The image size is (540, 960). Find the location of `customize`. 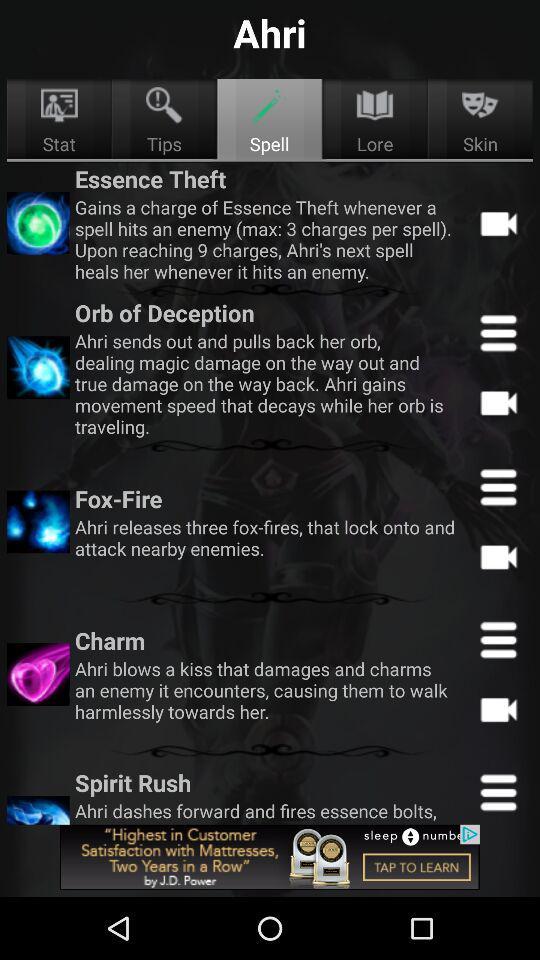

customize is located at coordinates (497, 791).